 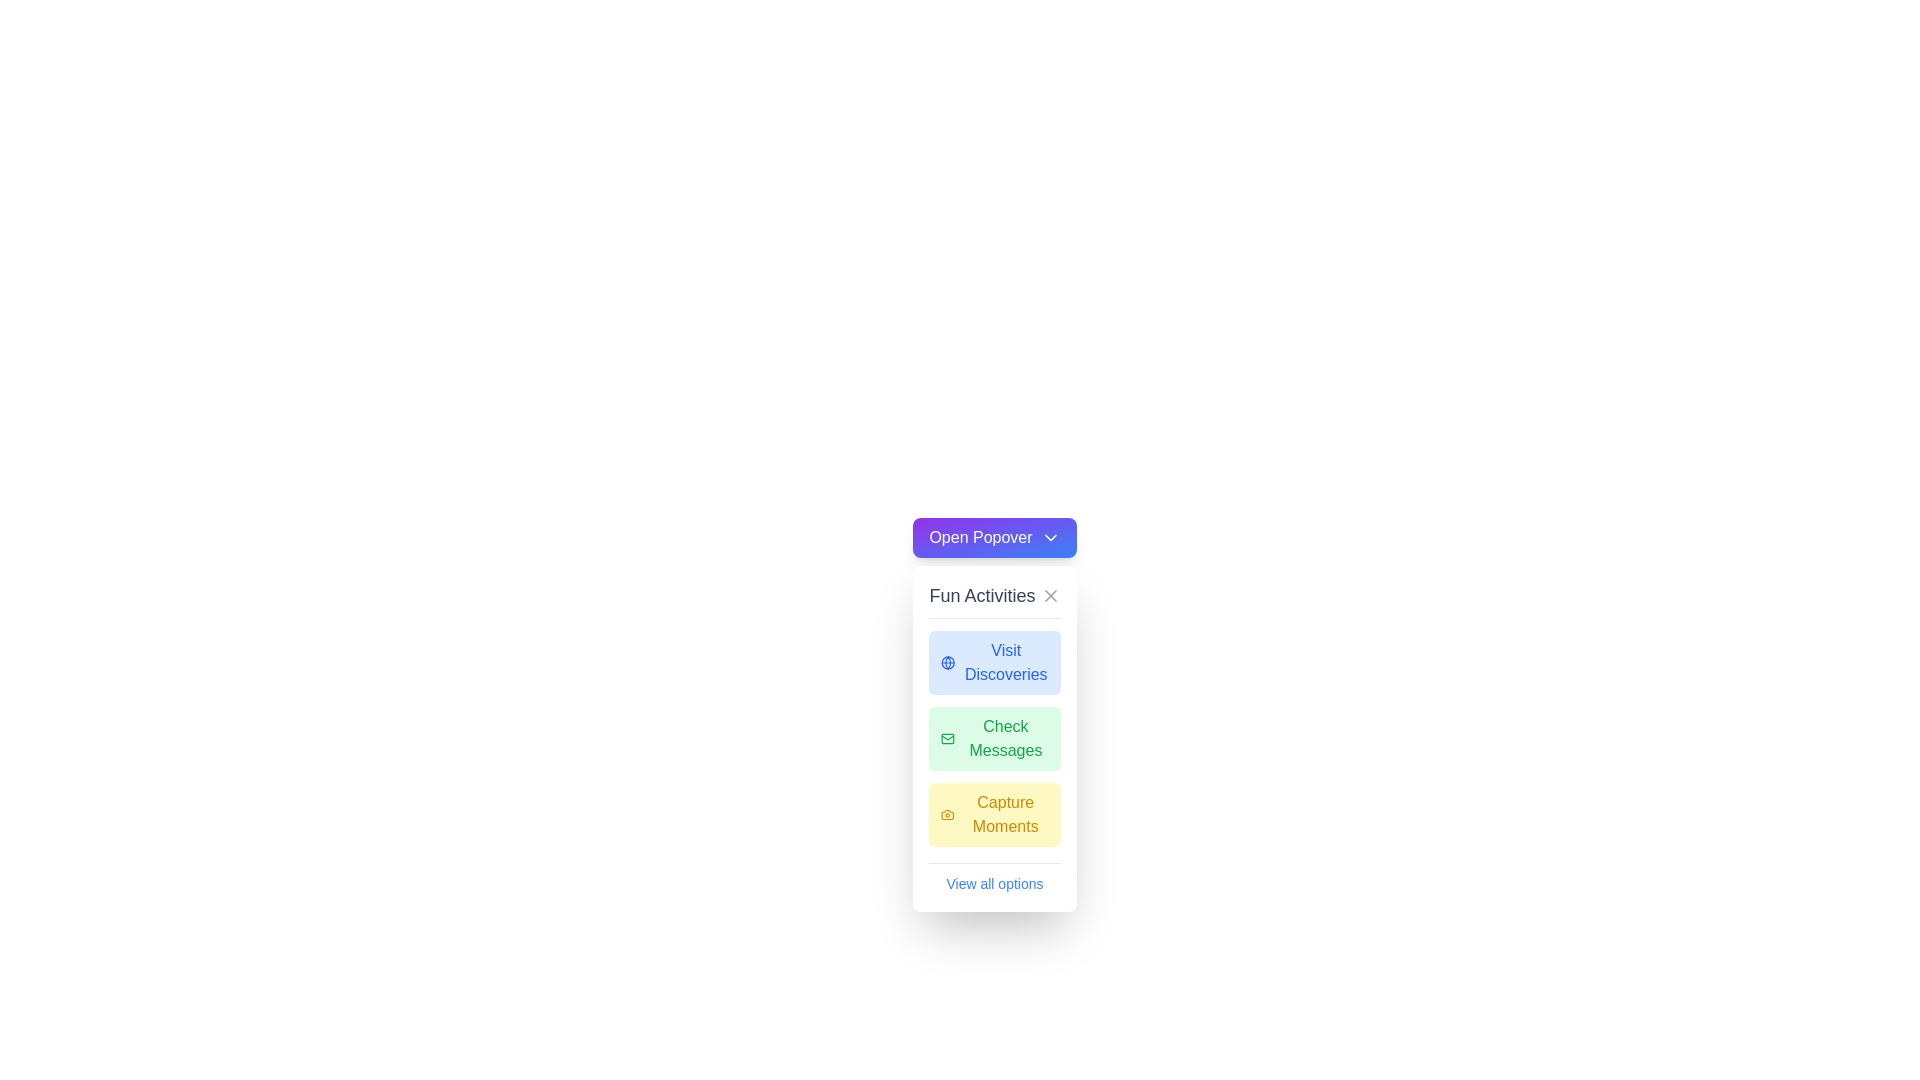 What do you see at coordinates (1049, 536) in the screenshot?
I see `the downward-pointing chevron icon inside the 'Open Popover' button` at bounding box center [1049, 536].